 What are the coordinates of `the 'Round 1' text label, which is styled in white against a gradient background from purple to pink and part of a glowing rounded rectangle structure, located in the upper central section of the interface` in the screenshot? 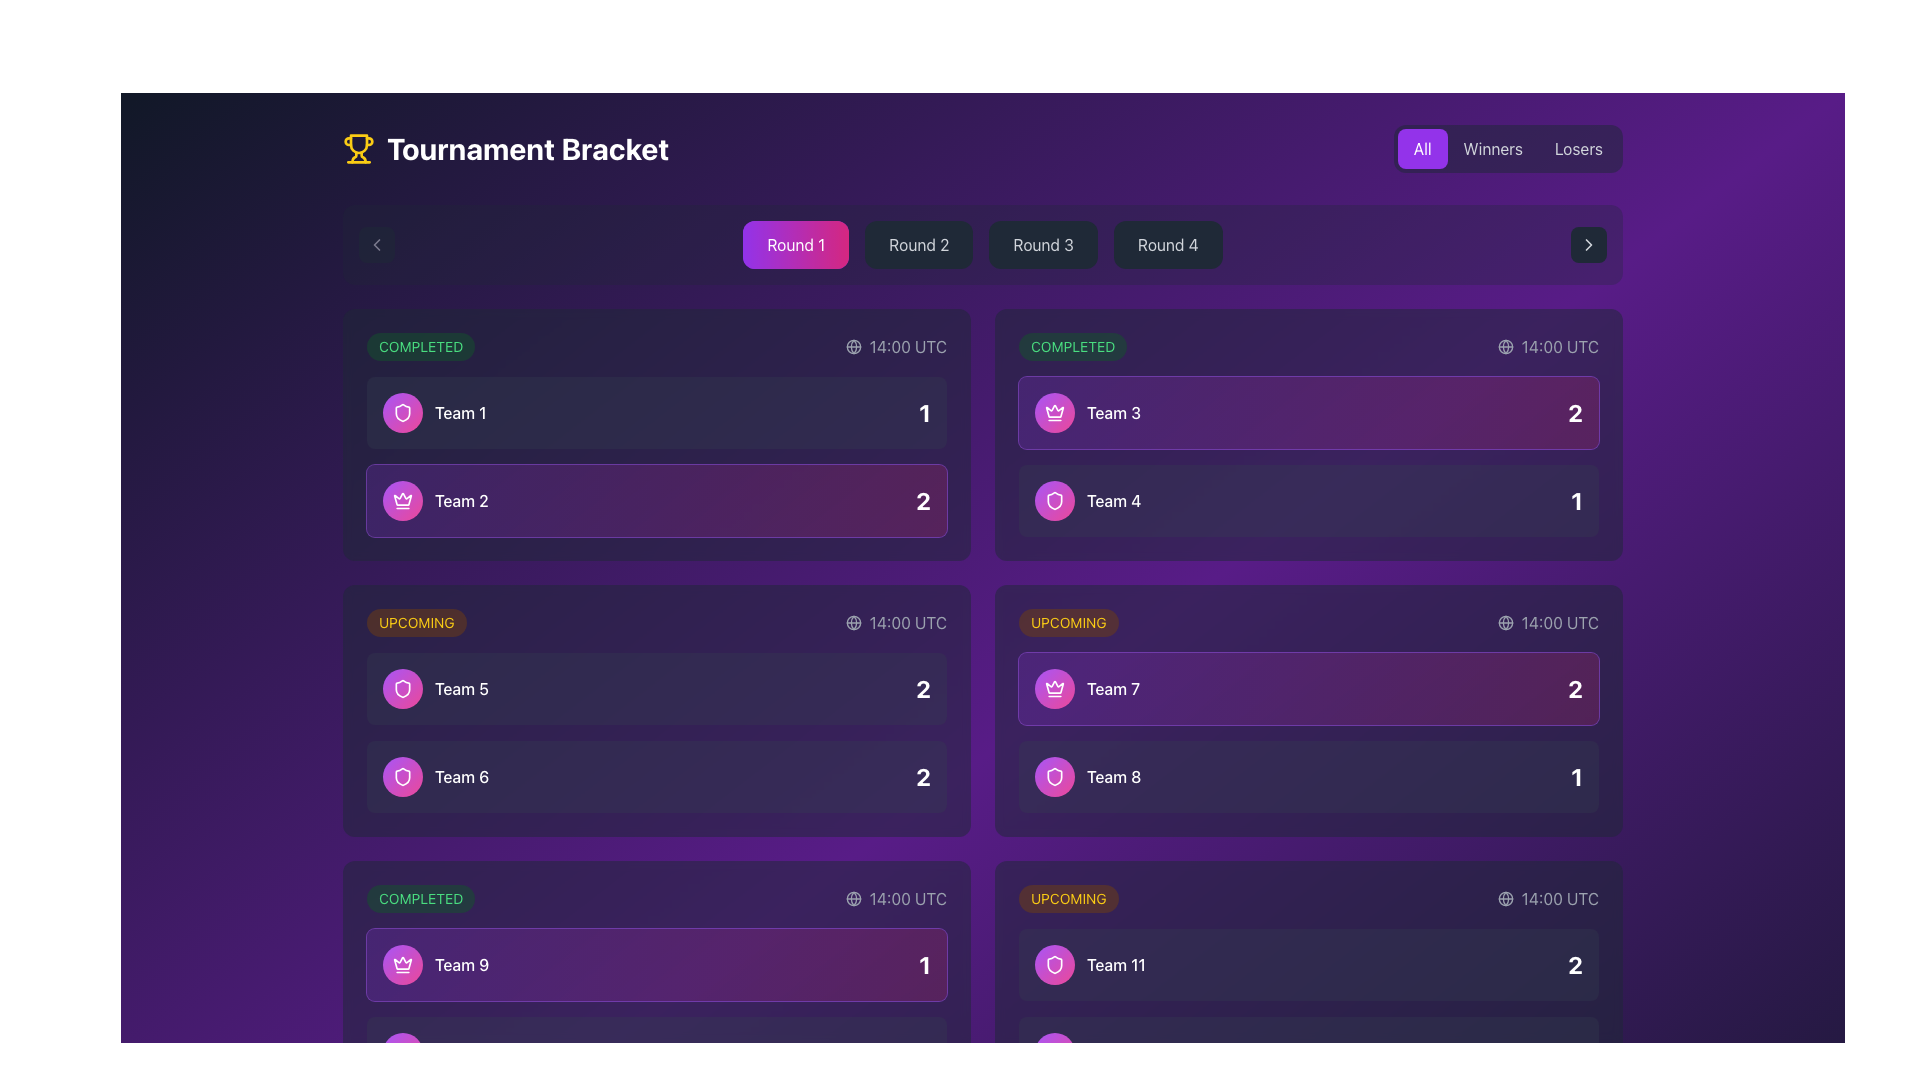 It's located at (795, 244).